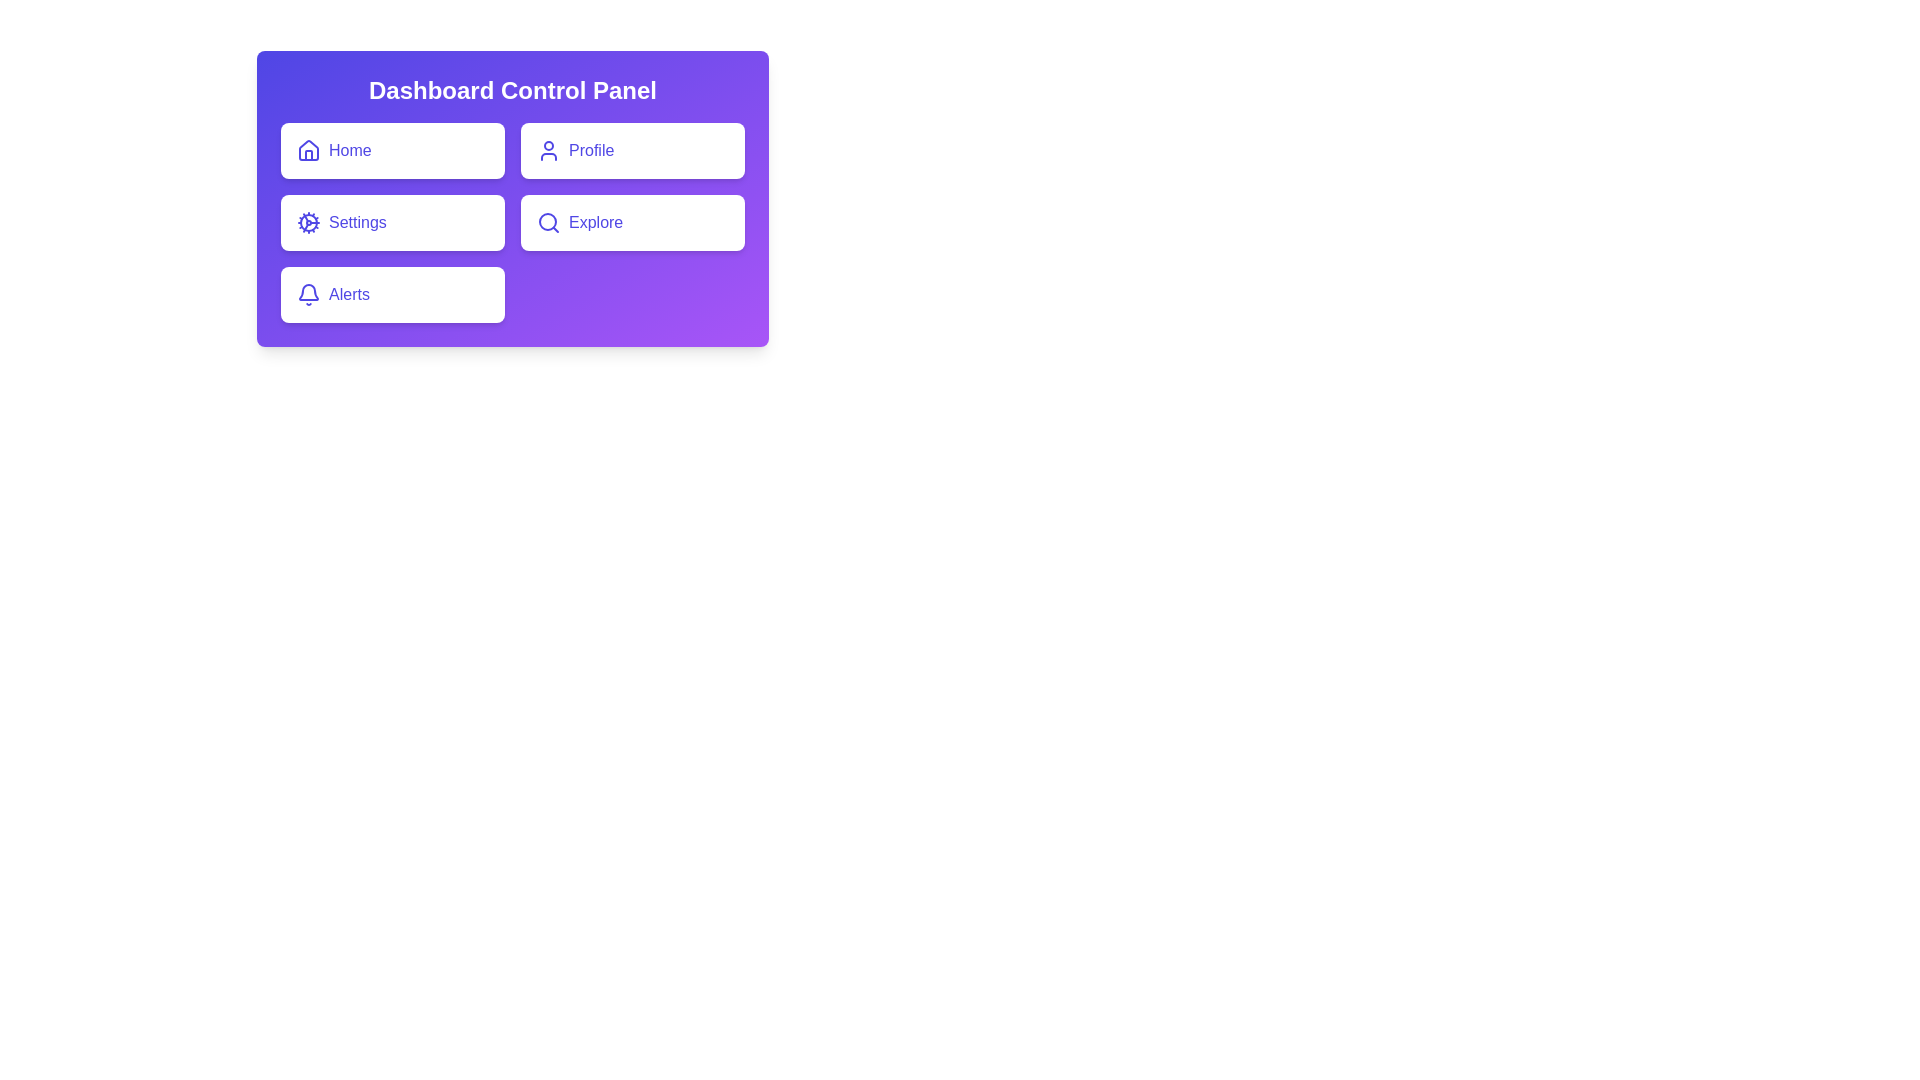 The width and height of the screenshot is (1920, 1080). I want to click on the button located in the second row and second column of the grid layout, which is positioned to the right of 'Settings' and above 'Alerts', so click(632, 223).